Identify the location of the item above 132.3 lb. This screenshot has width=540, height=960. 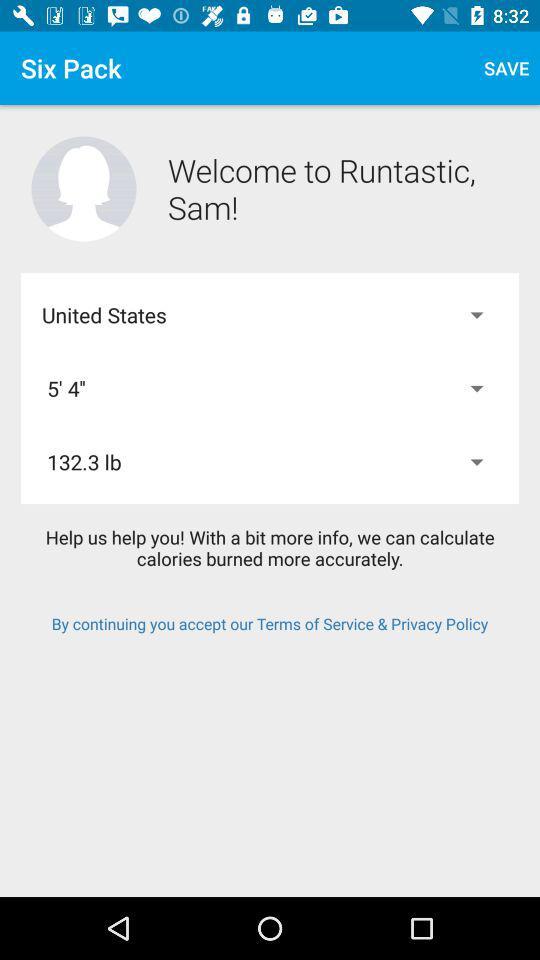
(270, 387).